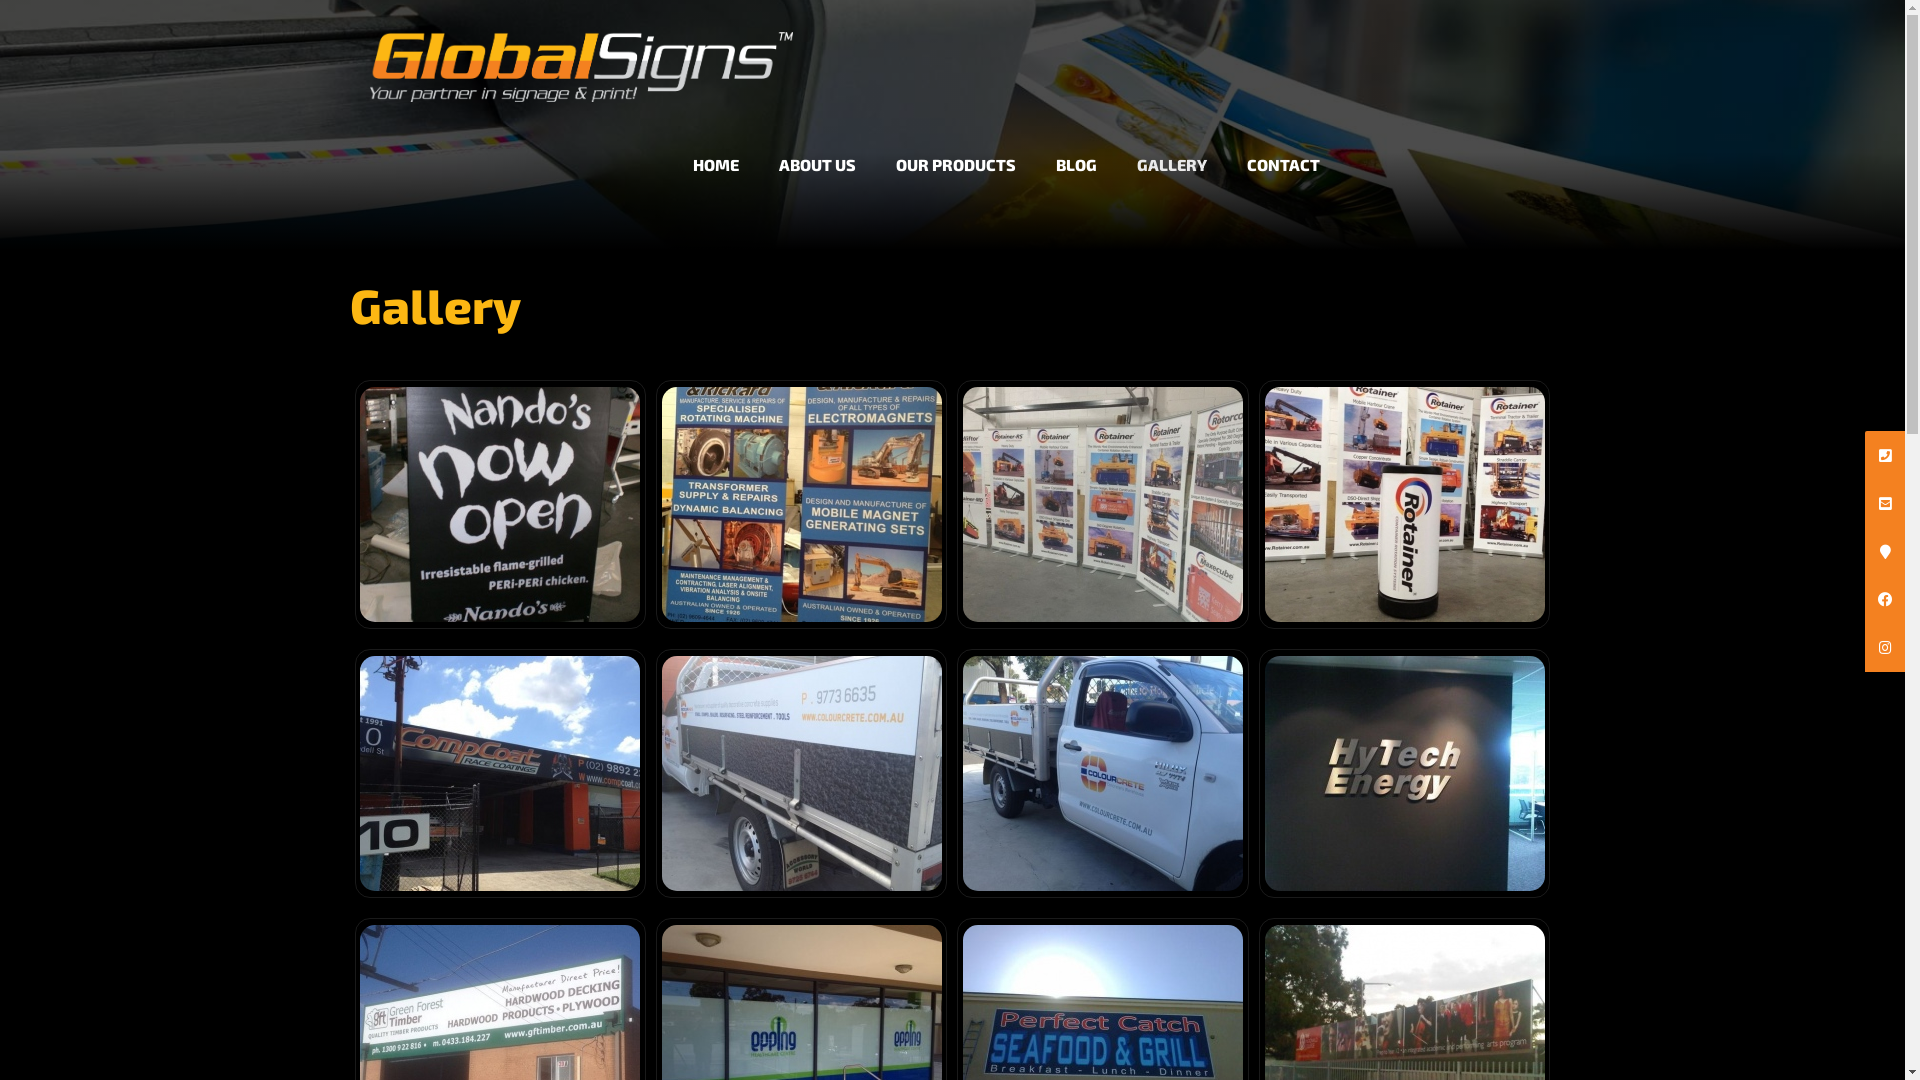 The height and width of the screenshot is (1080, 1920). What do you see at coordinates (817, 146) in the screenshot?
I see `'ABOUT US'` at bounding box center [817, 146].